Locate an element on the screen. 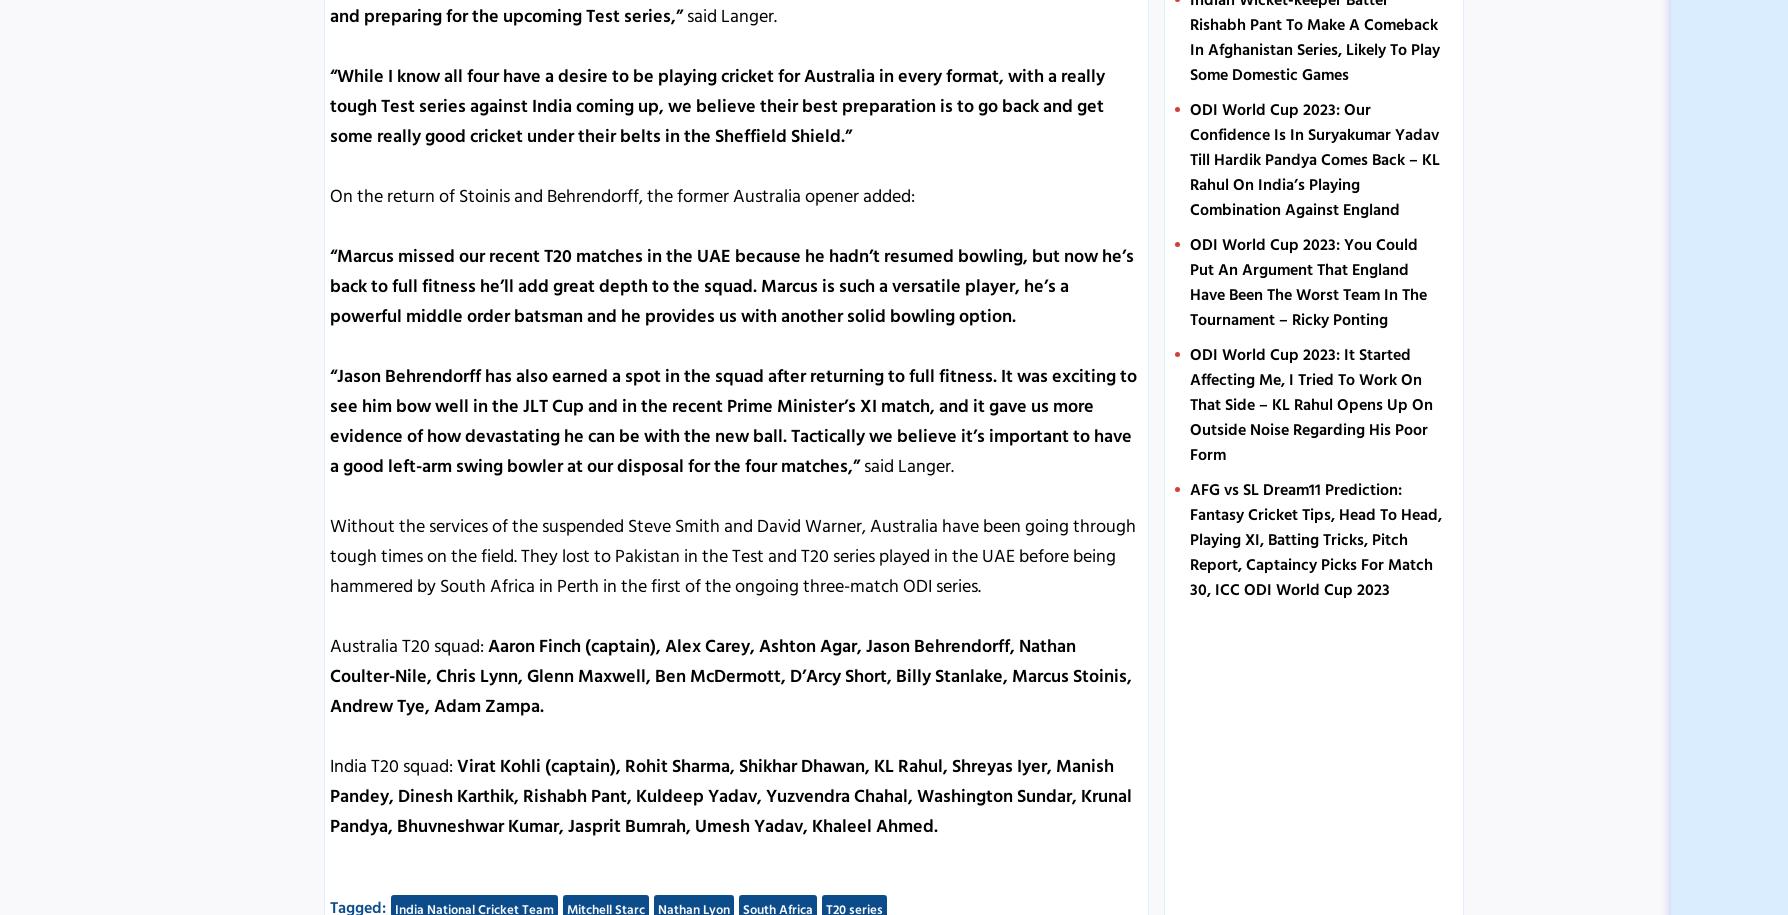 Image resolution: width=1788 pixels, height=915 pixels. 'Aaron Finch (captain), Alex Carey, Ashton Agar, Jason Behrendorff, Nathan Coulter-Nile, Chris Lynn, Glenn Maxwell, Ben McDermott, D’Arcy Short, Billy Stanlake, Marcus Stoinis, Andrew Tye, Adam Zampa.' is located at coordinates (329, 674).